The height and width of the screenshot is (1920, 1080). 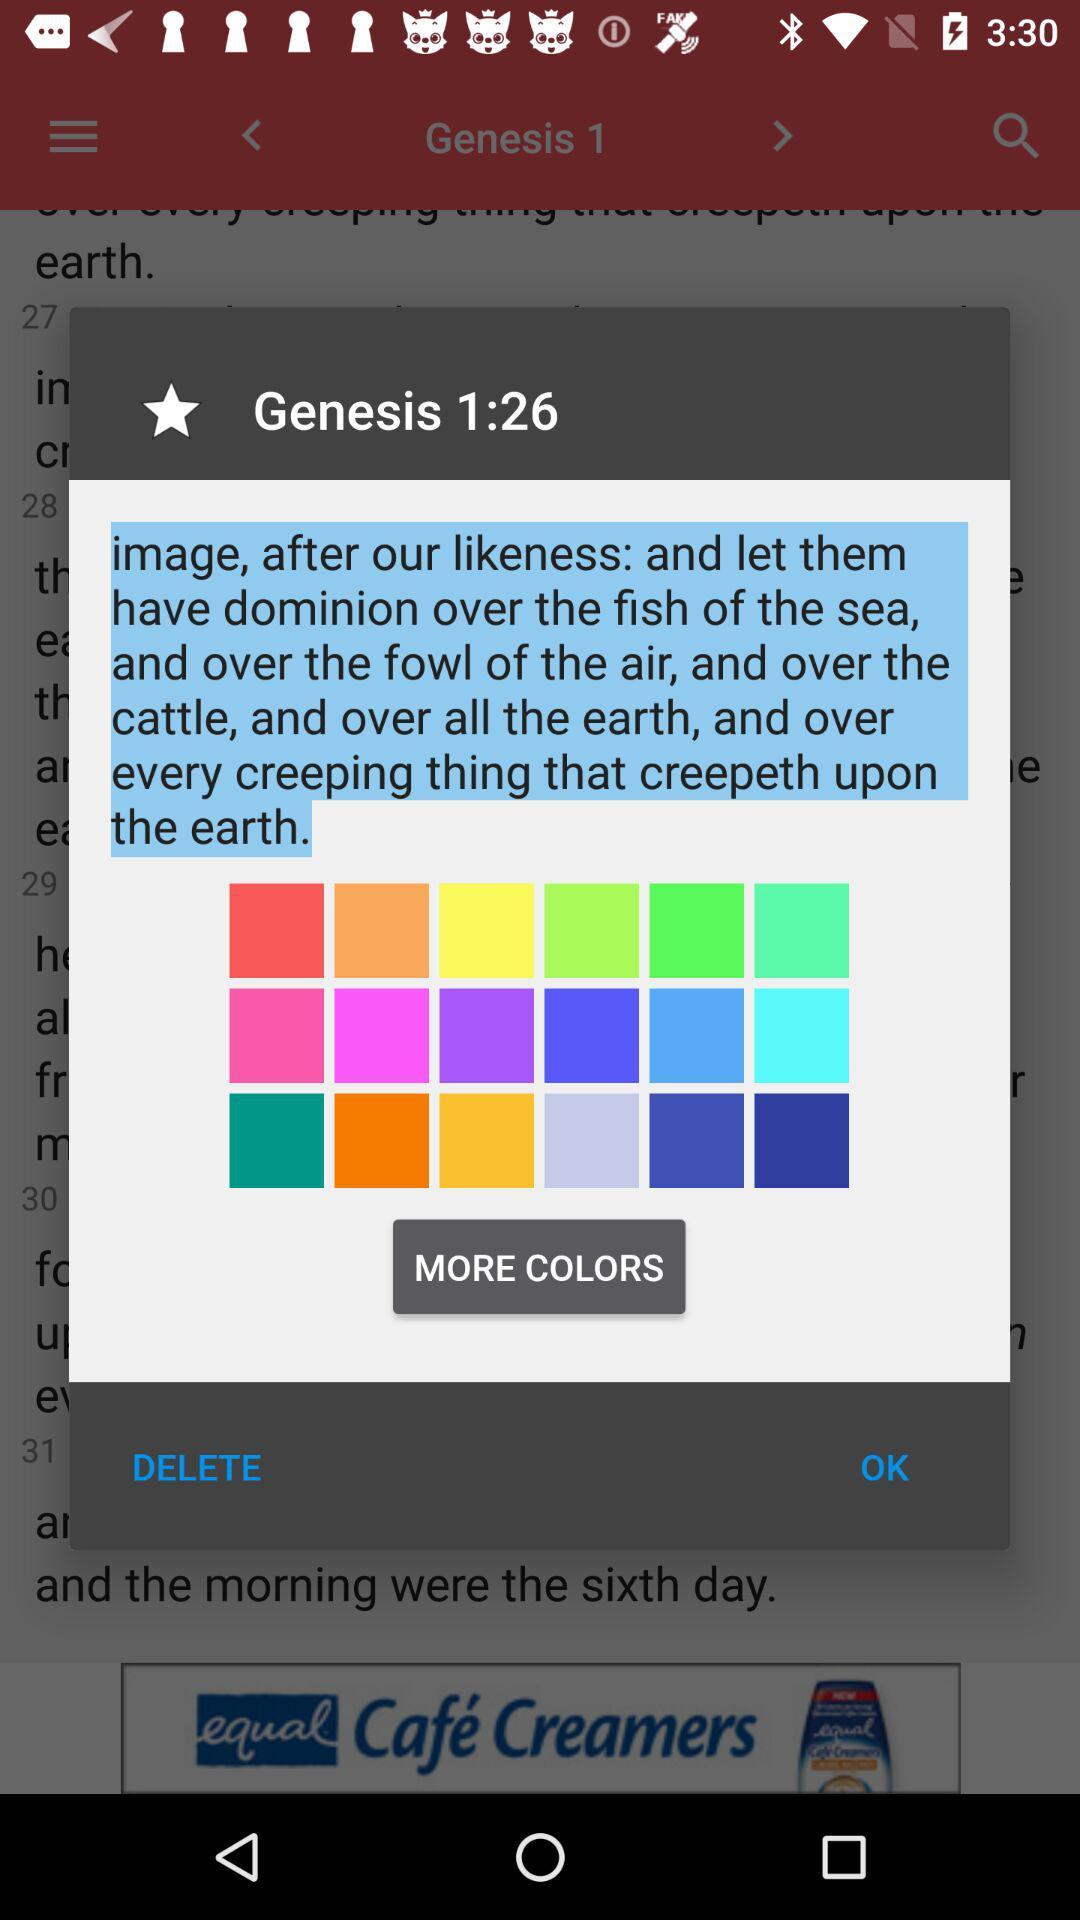 I want to click on color choice, so click(x=695, y=929).